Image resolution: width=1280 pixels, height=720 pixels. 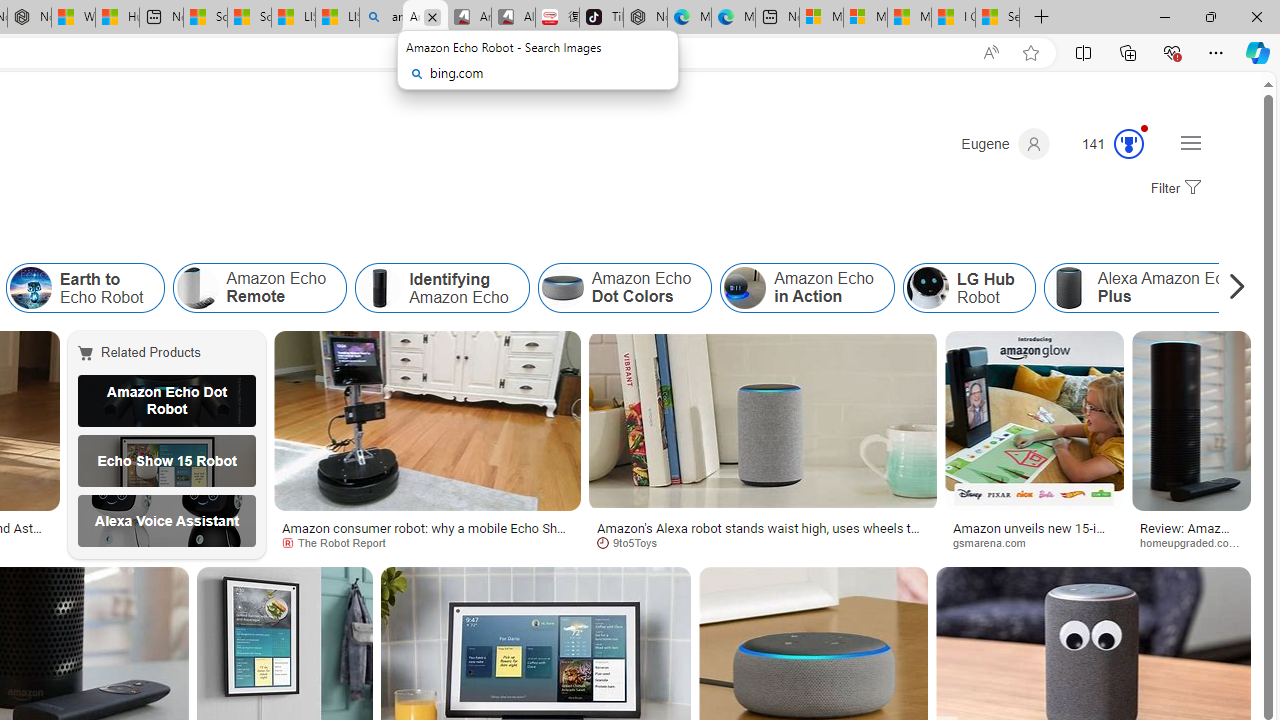 I want to click on 'Wildlife - MSN', so click(x=73, y=17).